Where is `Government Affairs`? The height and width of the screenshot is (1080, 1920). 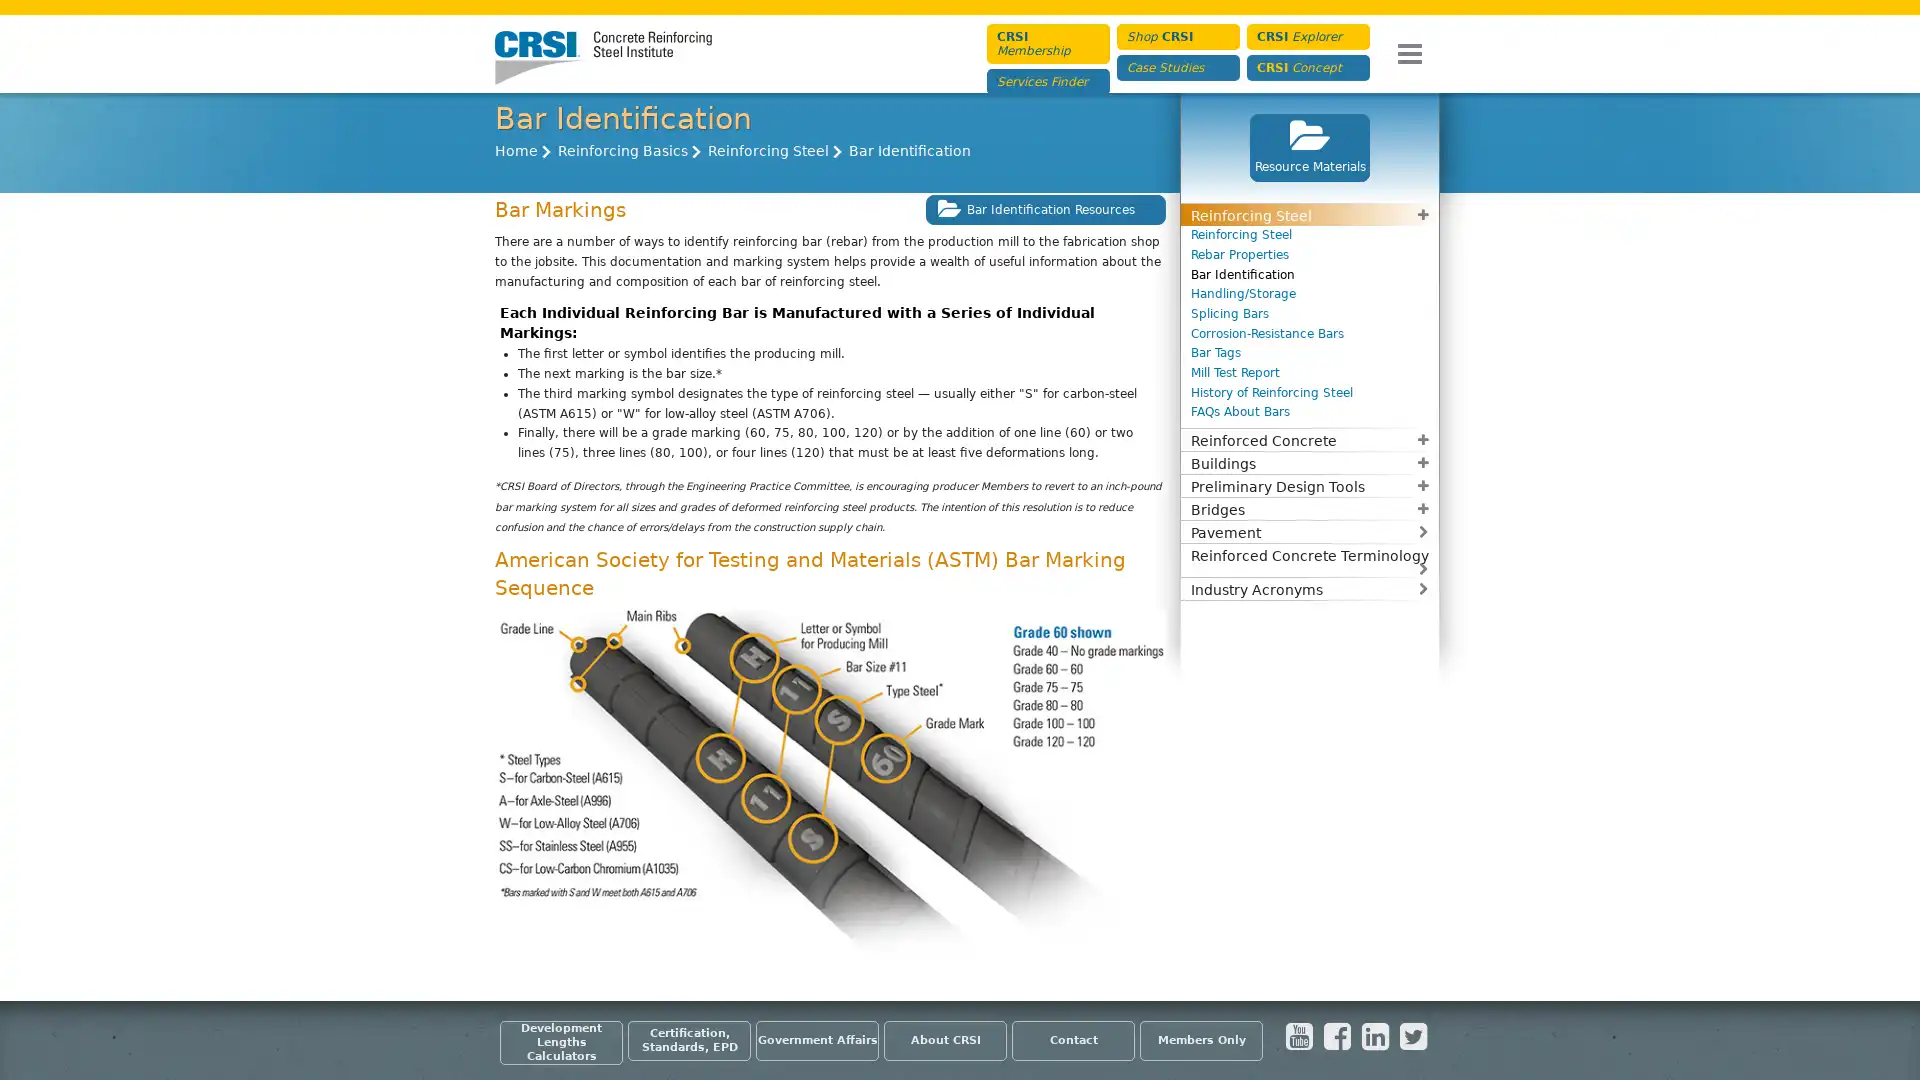
Government Affairs is located at coordinates (817, 1039).